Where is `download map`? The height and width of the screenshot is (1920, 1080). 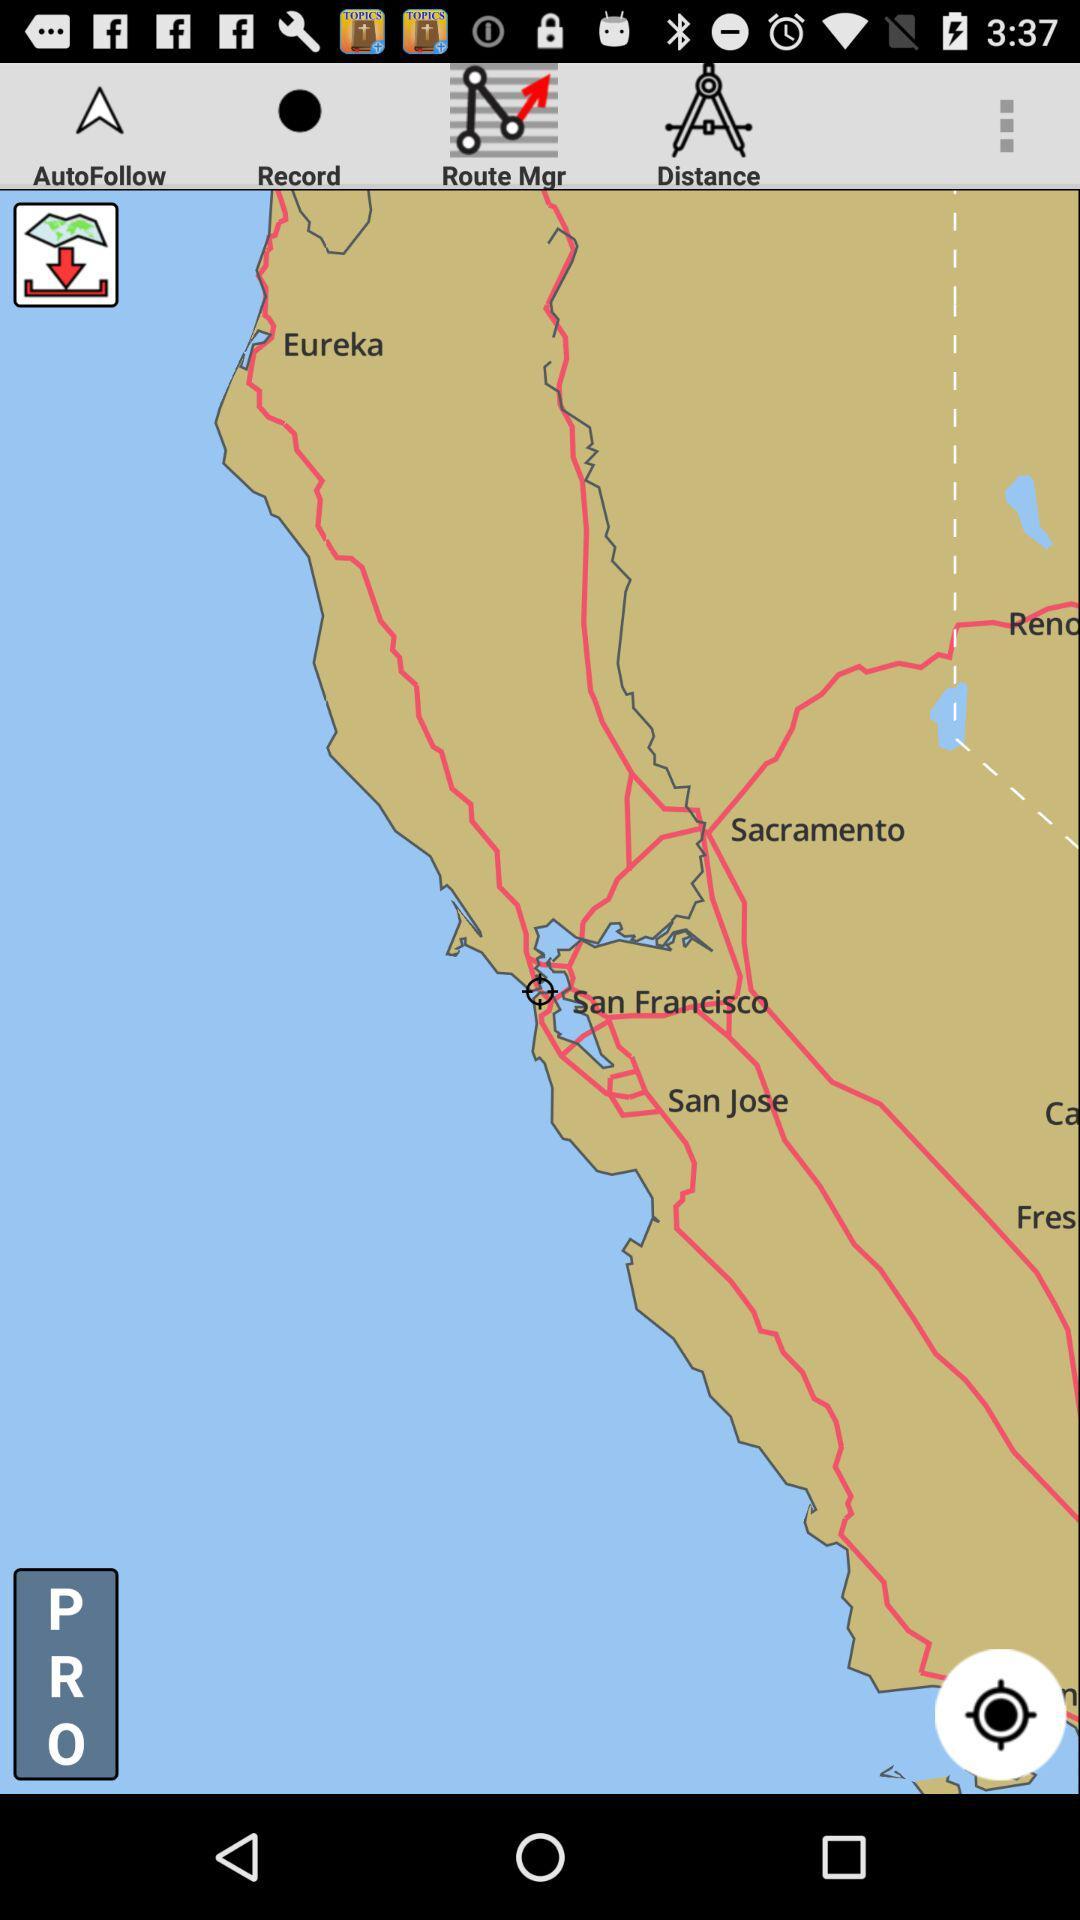 download map is located at coordinates (64, 253).